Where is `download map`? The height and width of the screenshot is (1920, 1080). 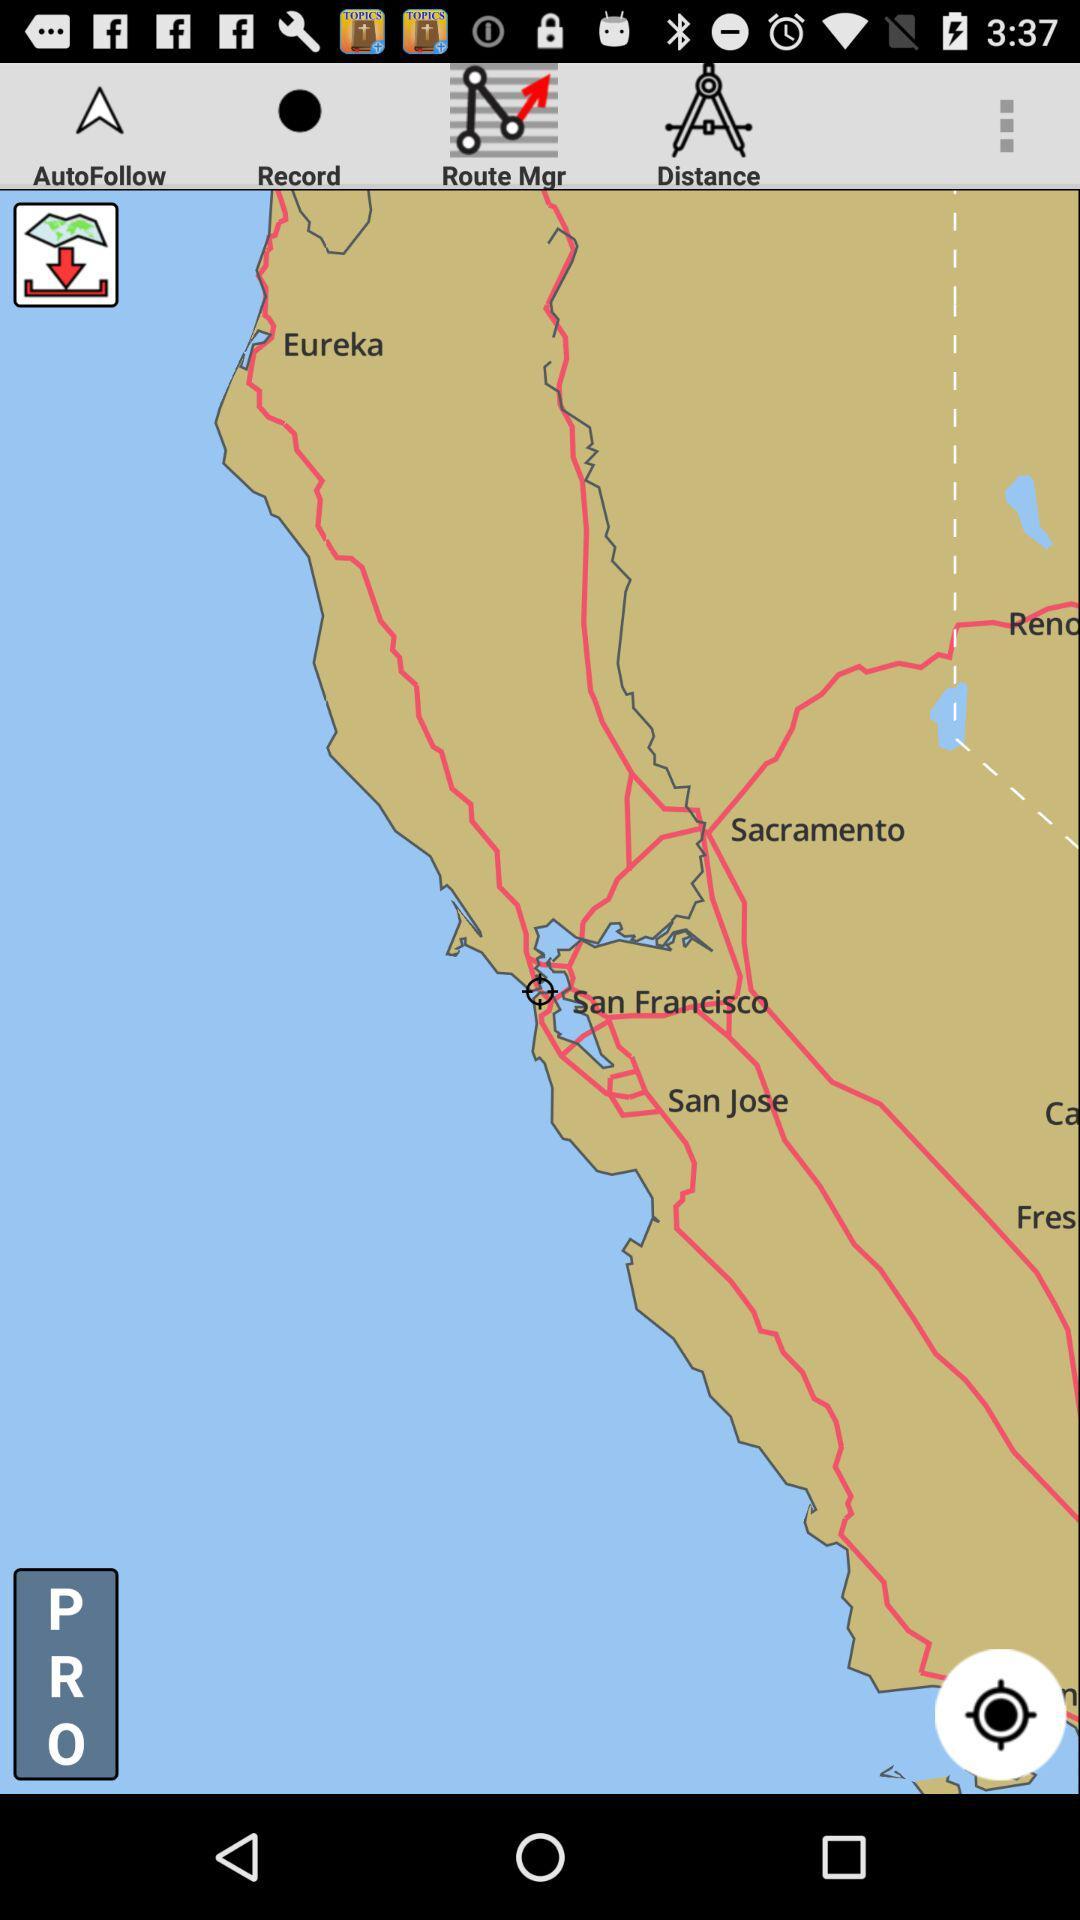 download map is located at coordinates (64, 253).